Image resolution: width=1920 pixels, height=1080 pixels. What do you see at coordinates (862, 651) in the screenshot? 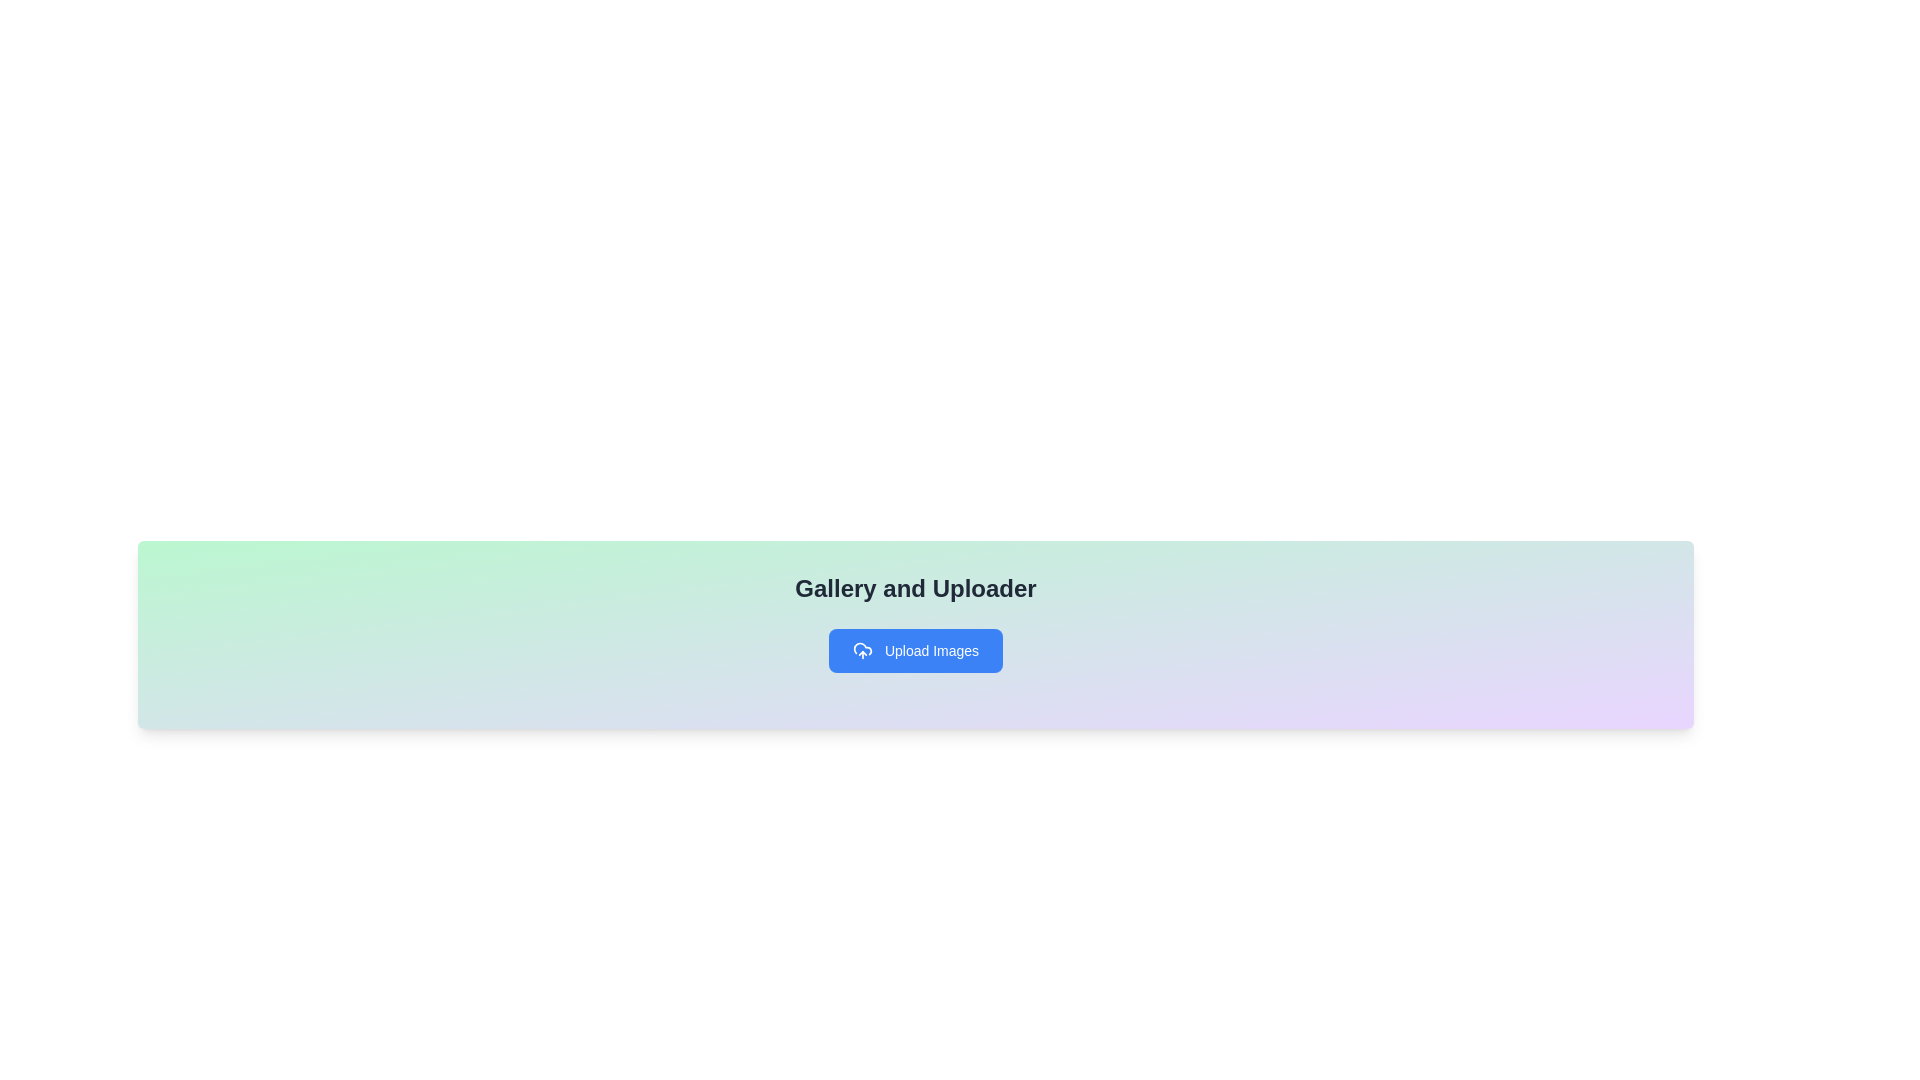
I see `the upload icon located on the leftmost side of the 'Upload Images' button, which initiates the upload action` at bounding box center [862, 651].